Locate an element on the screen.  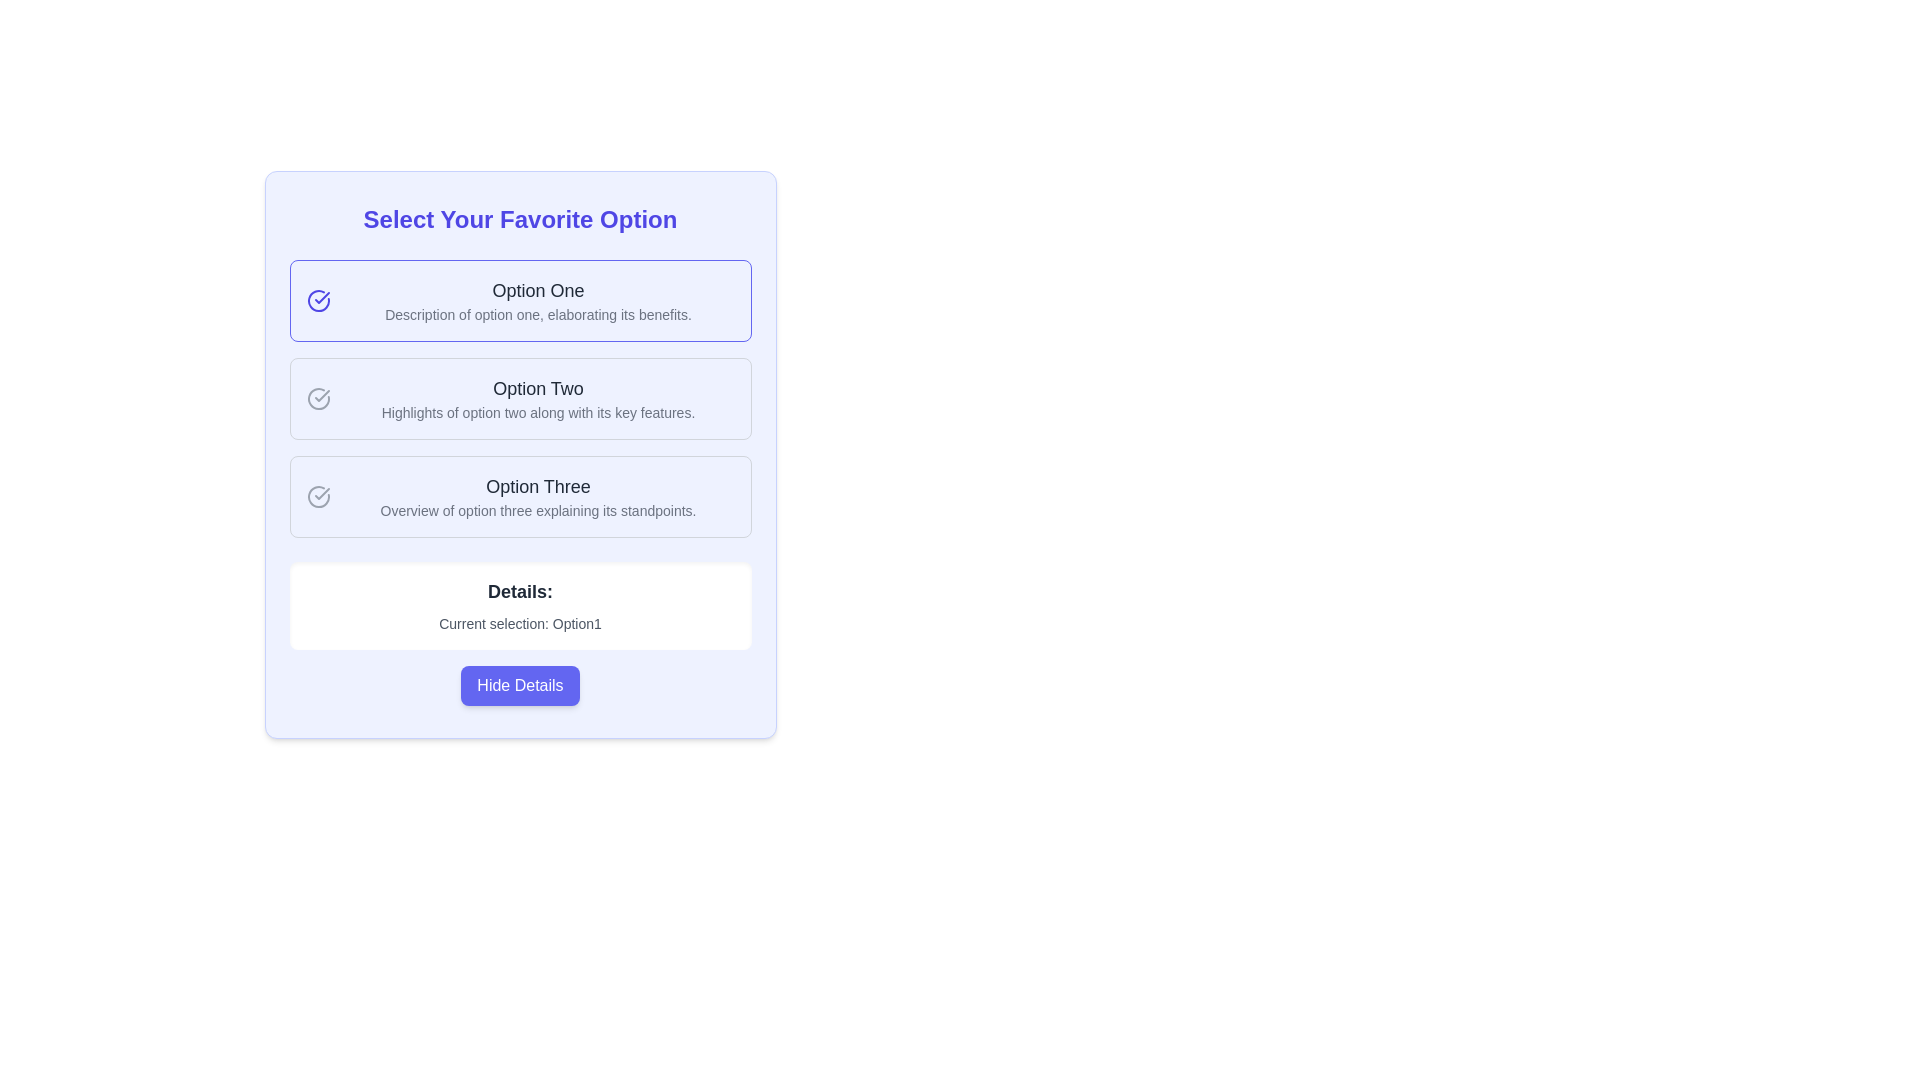
textual content 'Overview of option three explaining its standpoints.' located under the header for 'Option Three' in the bottom half of the section group is located at coordinates (538, 509).